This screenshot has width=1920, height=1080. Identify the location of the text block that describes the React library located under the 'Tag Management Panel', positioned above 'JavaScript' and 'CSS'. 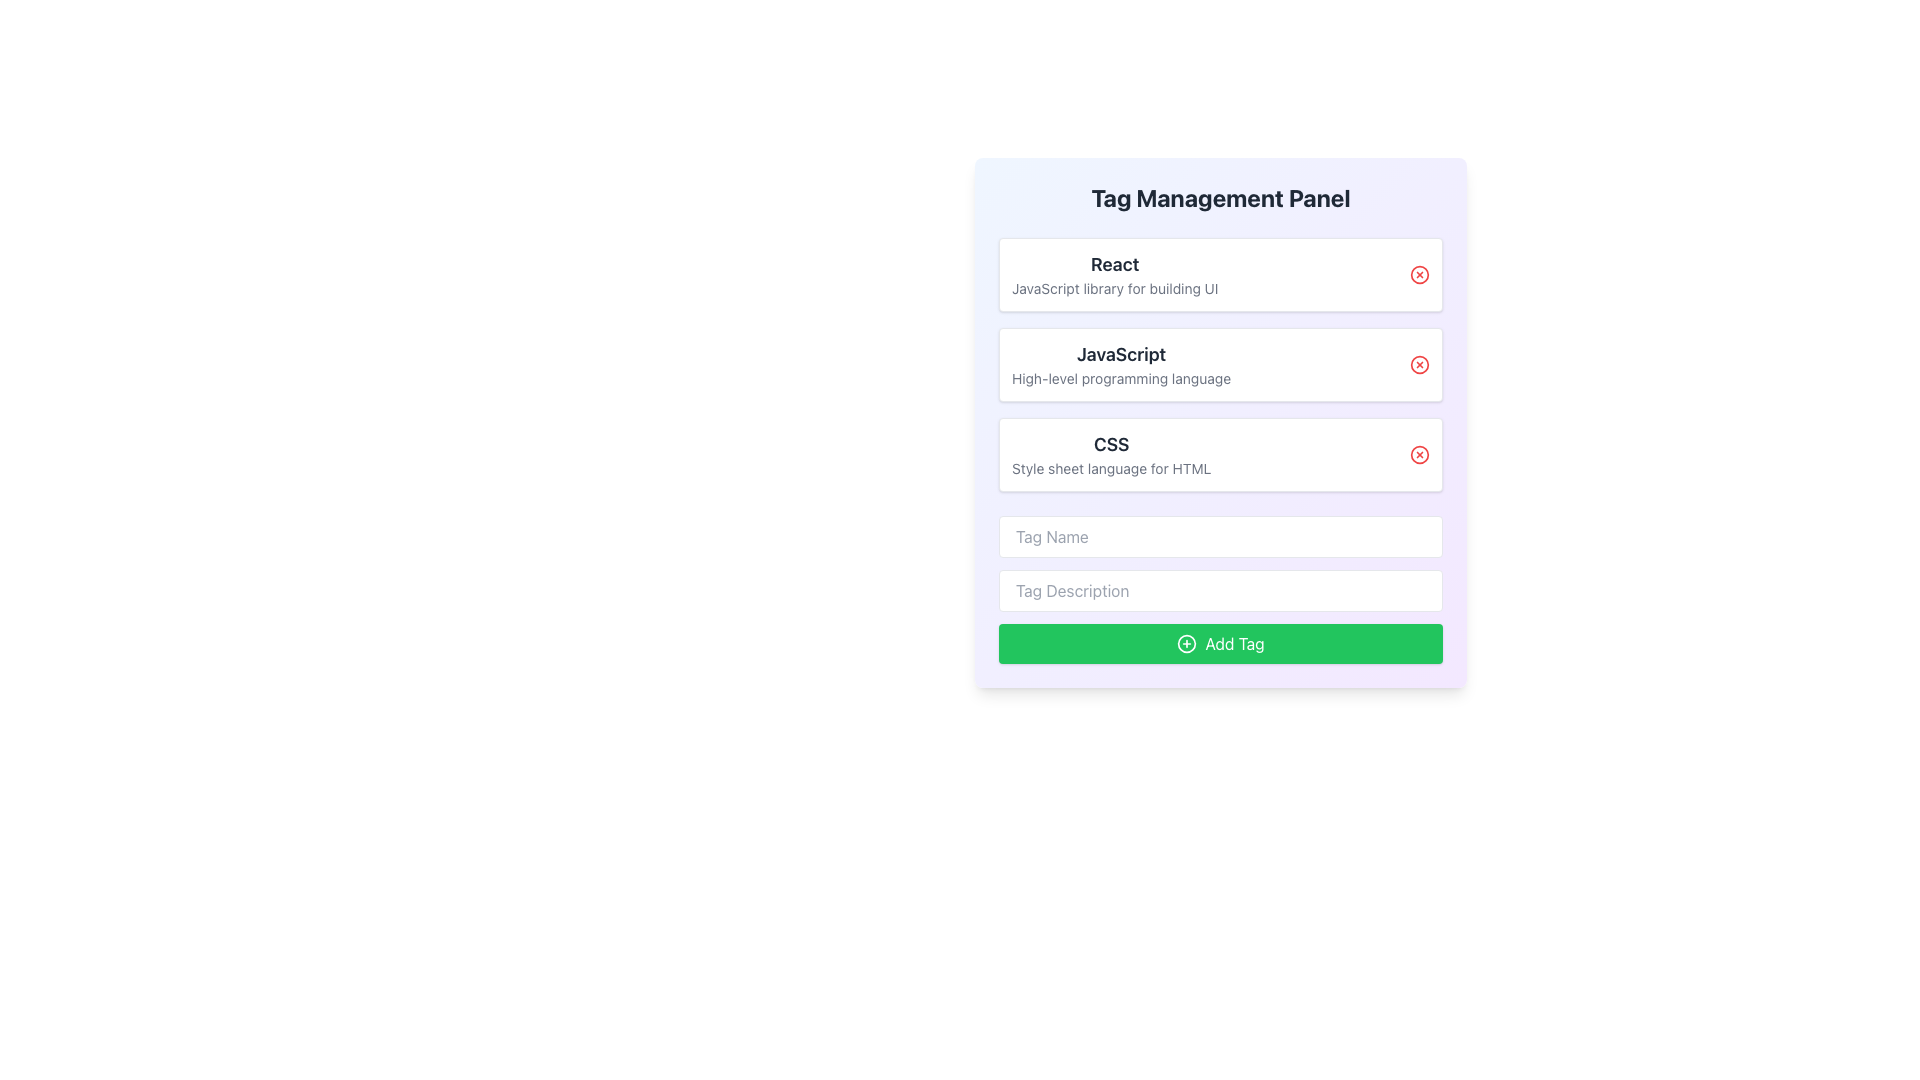
(1114, 274).